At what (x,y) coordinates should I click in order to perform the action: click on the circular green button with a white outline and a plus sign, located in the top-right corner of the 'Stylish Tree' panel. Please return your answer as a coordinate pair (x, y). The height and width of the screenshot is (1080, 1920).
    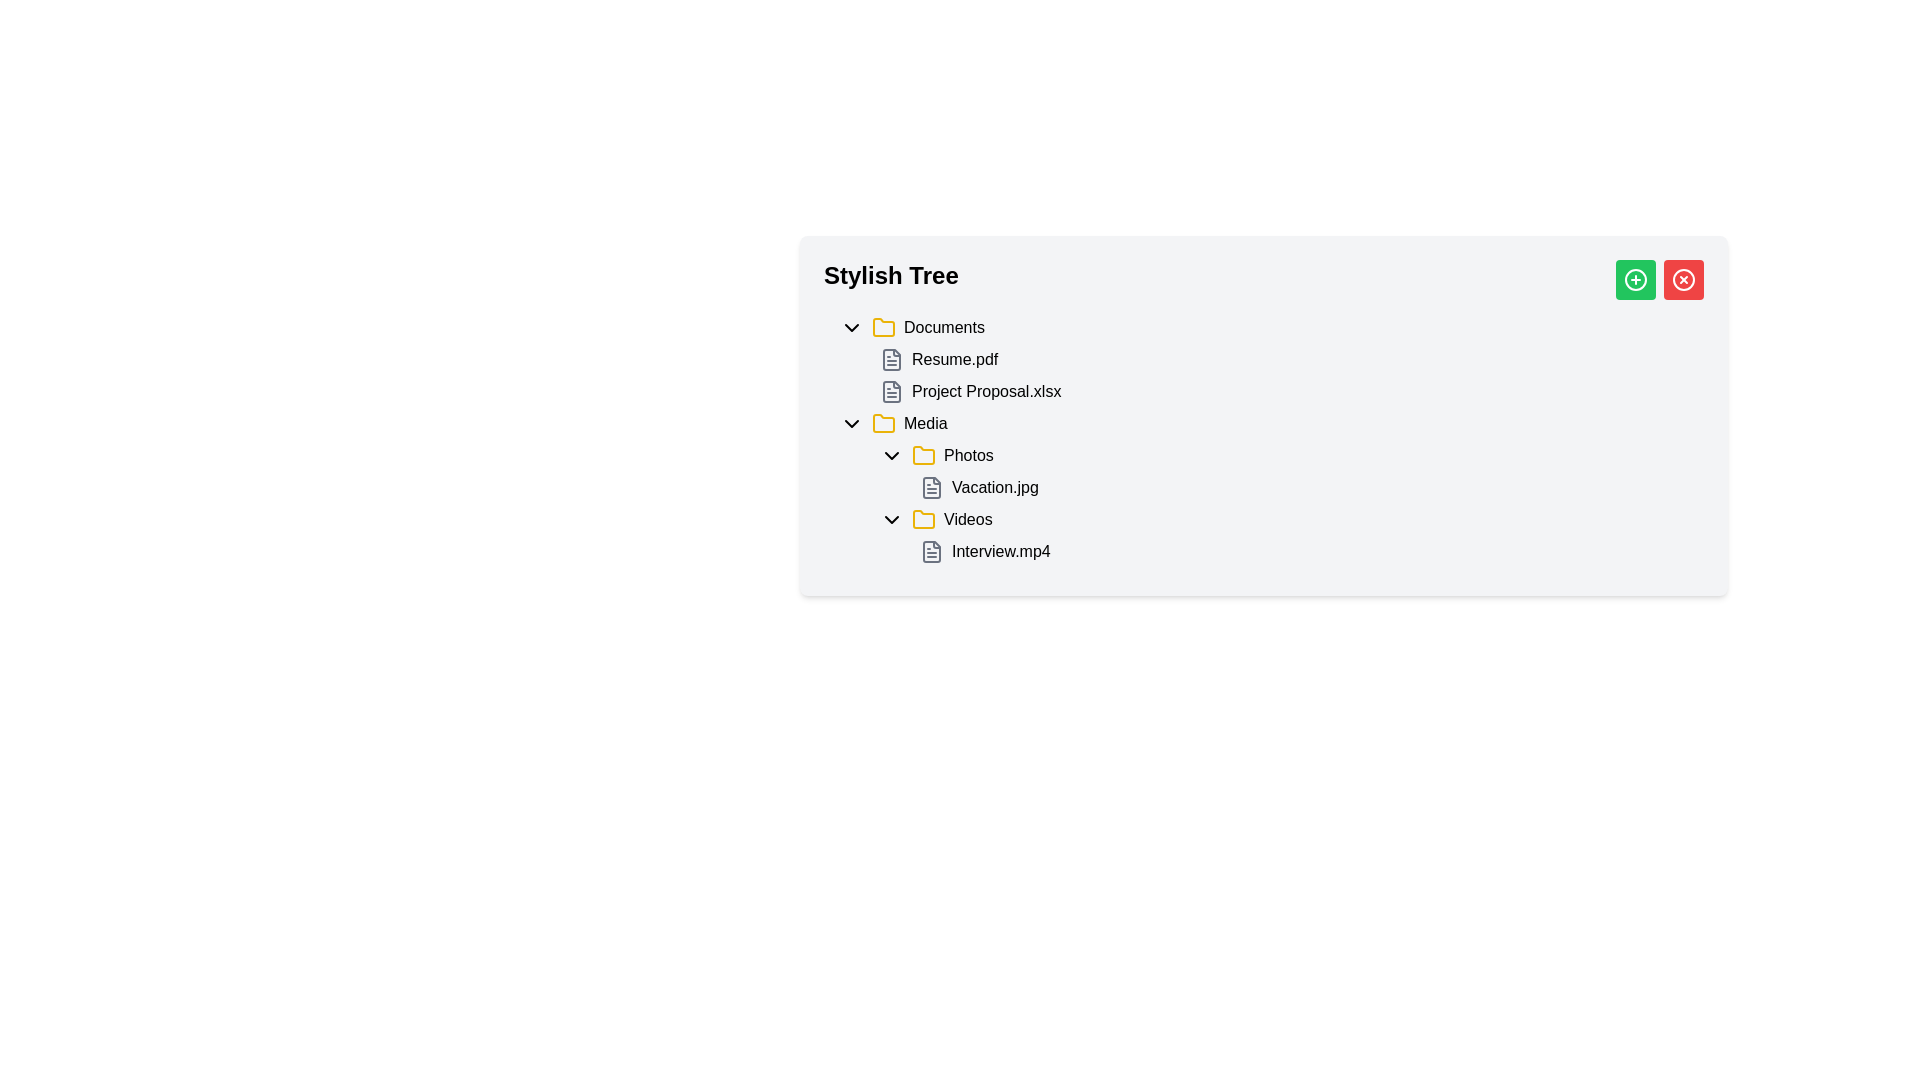
    Looking at the image, I should click on (1636, 280).